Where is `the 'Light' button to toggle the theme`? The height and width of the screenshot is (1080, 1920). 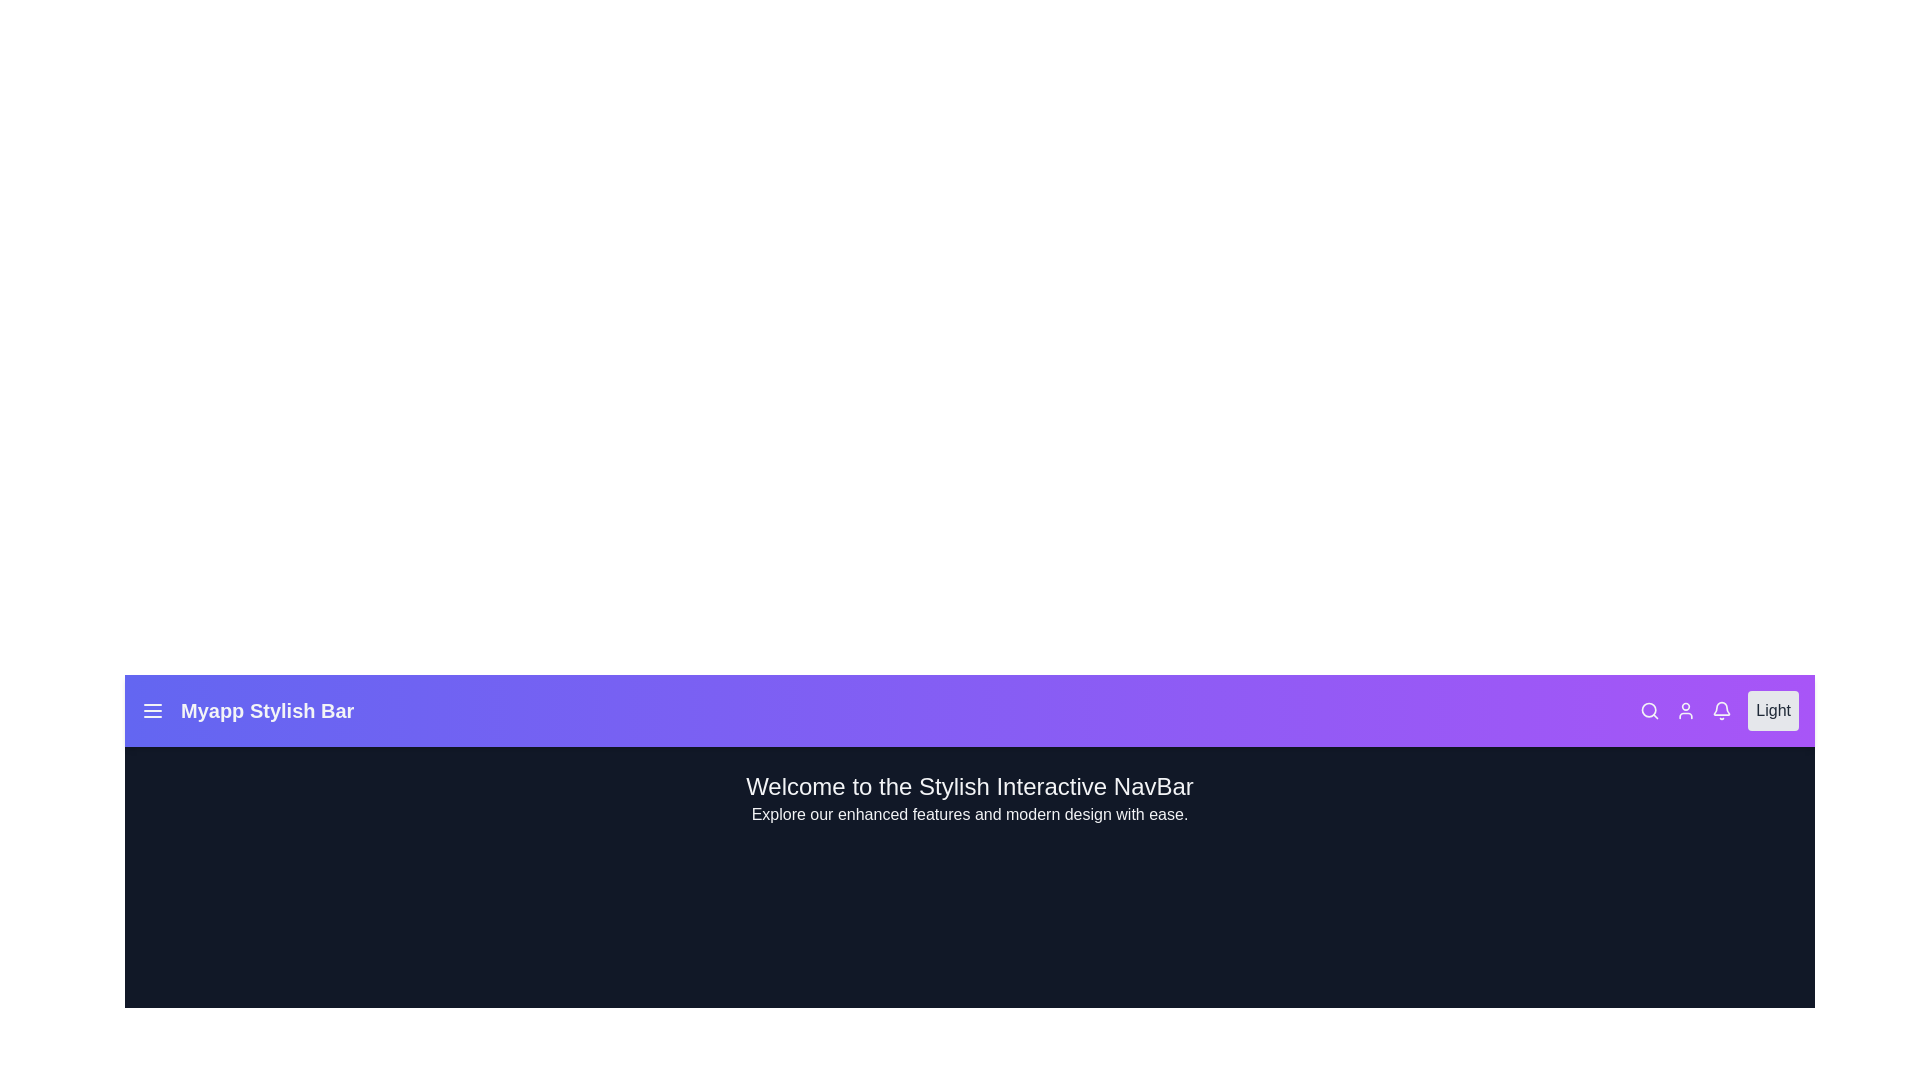 the 'Light' button to toggle the theme is located at coordinates (1772, 709).